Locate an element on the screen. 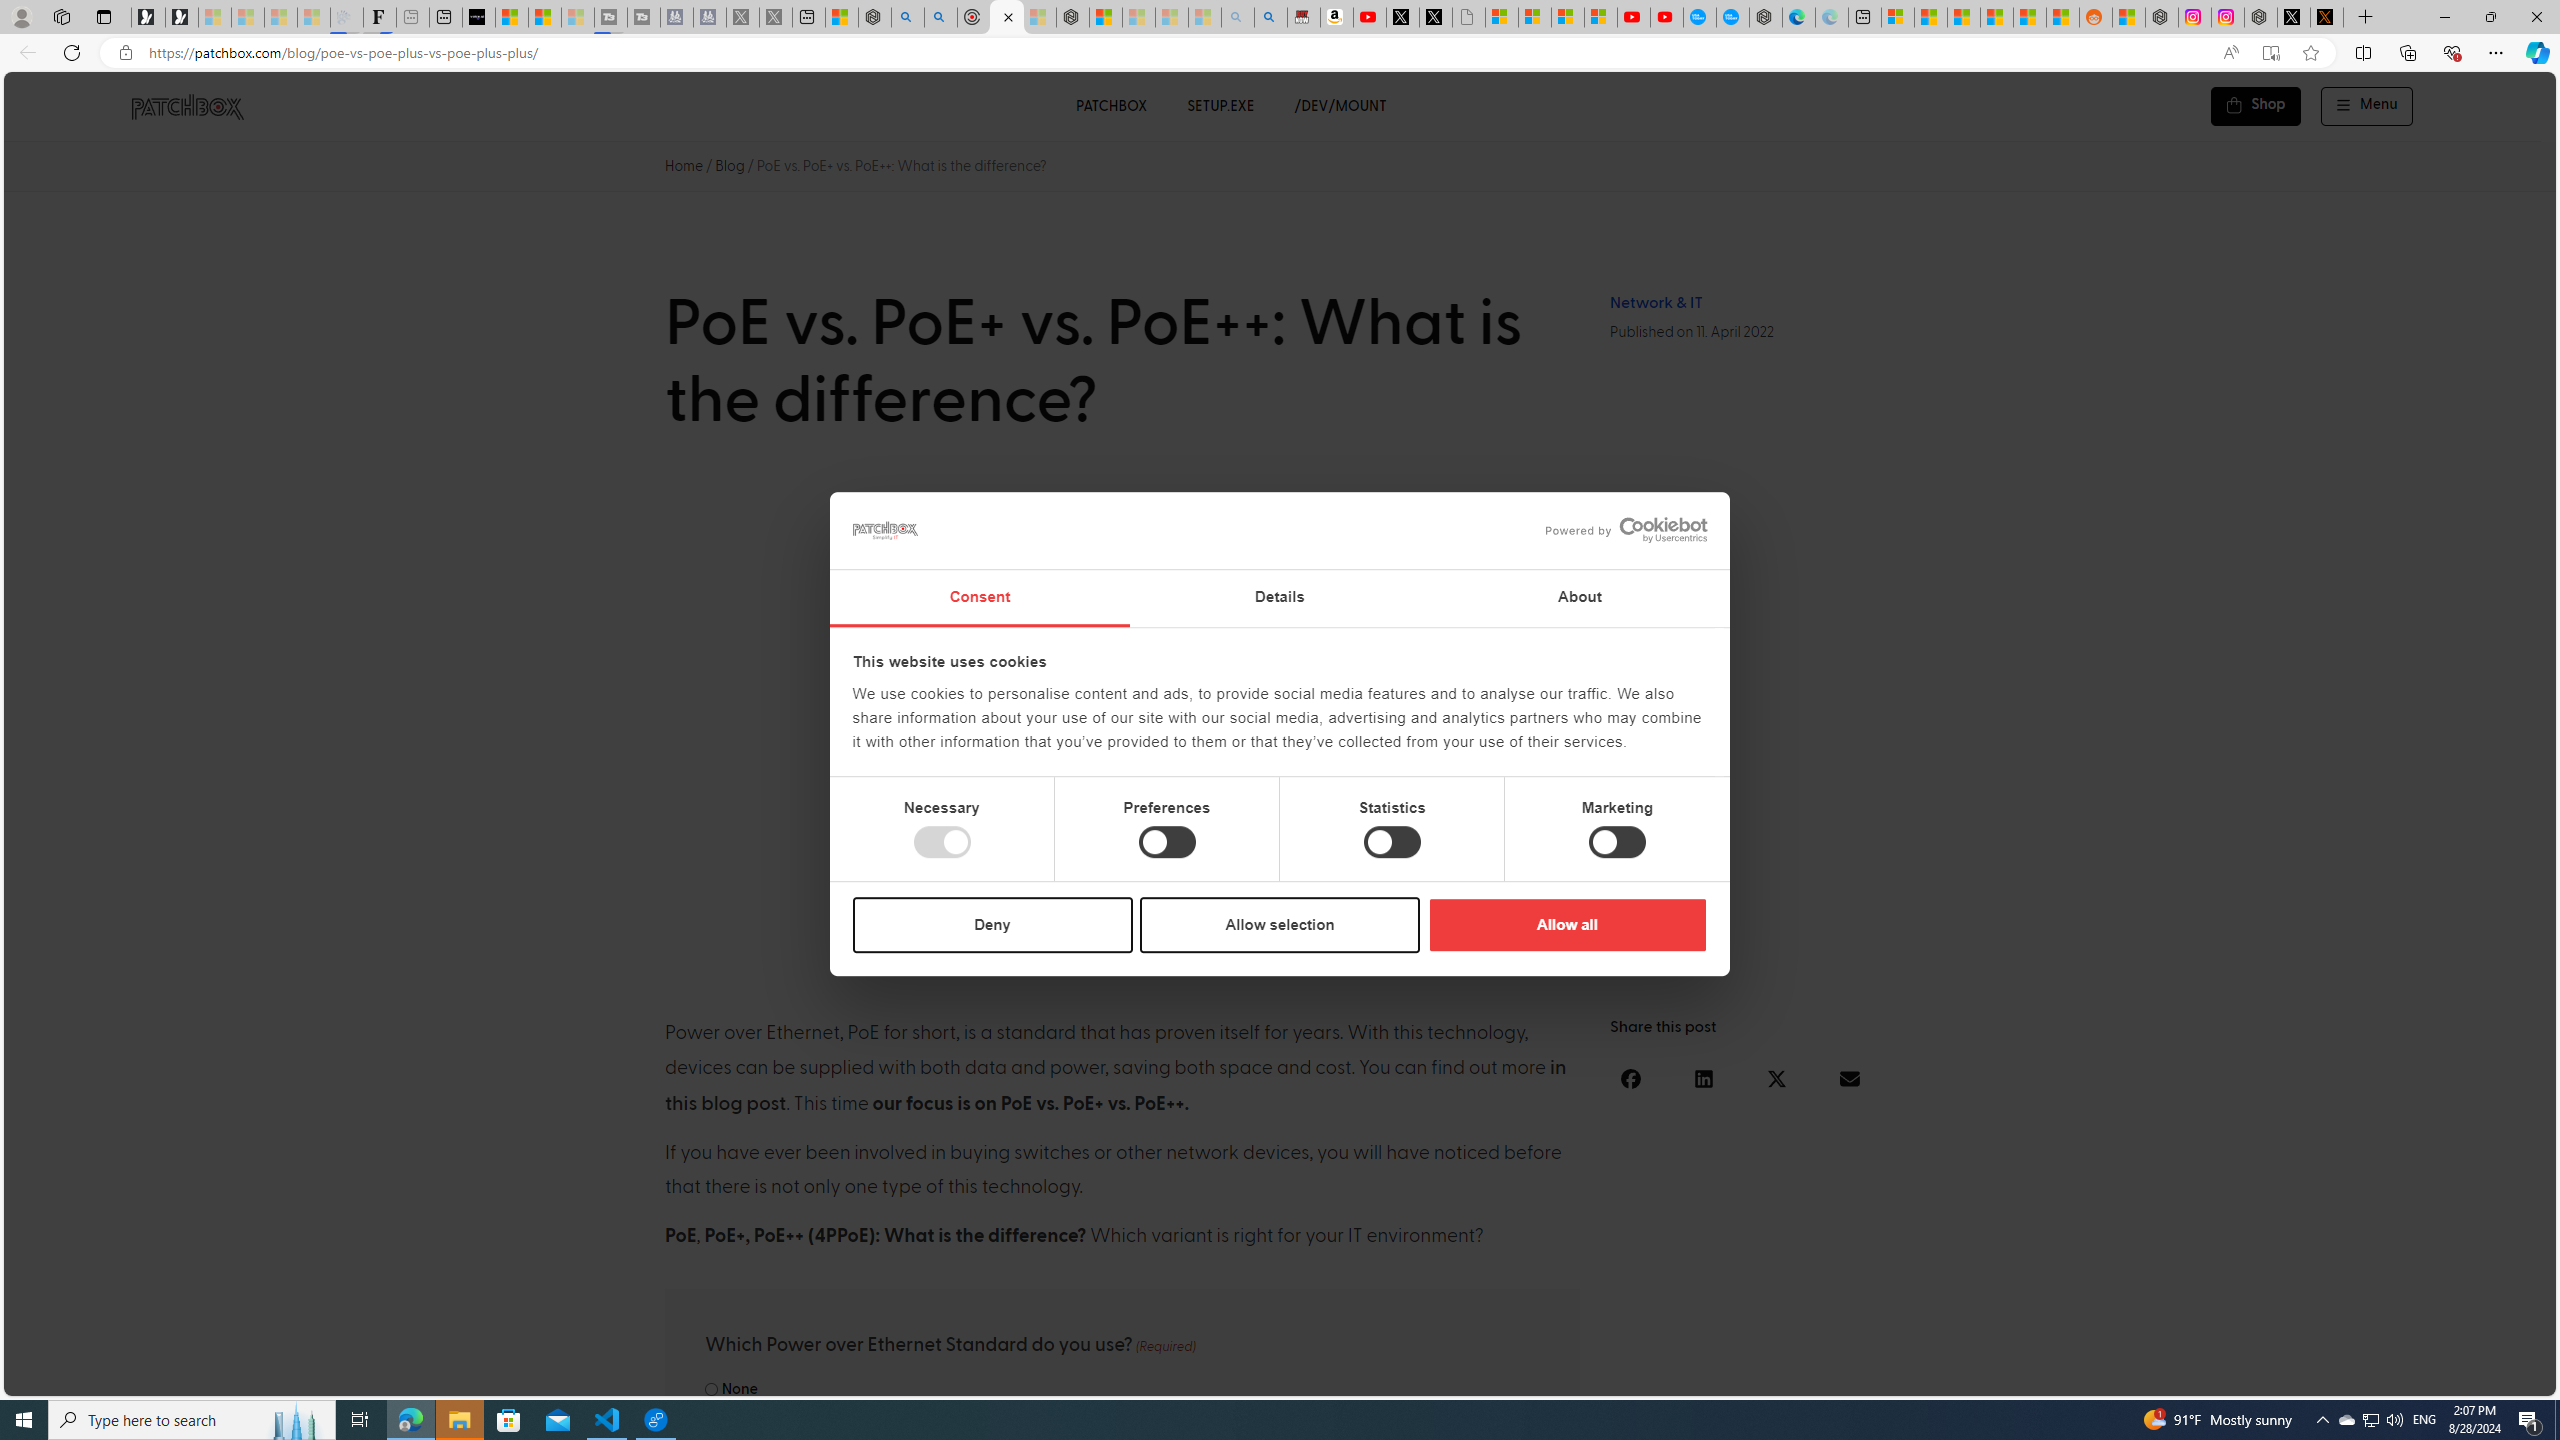 The width and height of the screenshot is (2560, 1440). 'Day 1: Arriving in Yemen (surreal to be here) - YouTube' is located at coordinates (1369, 16).